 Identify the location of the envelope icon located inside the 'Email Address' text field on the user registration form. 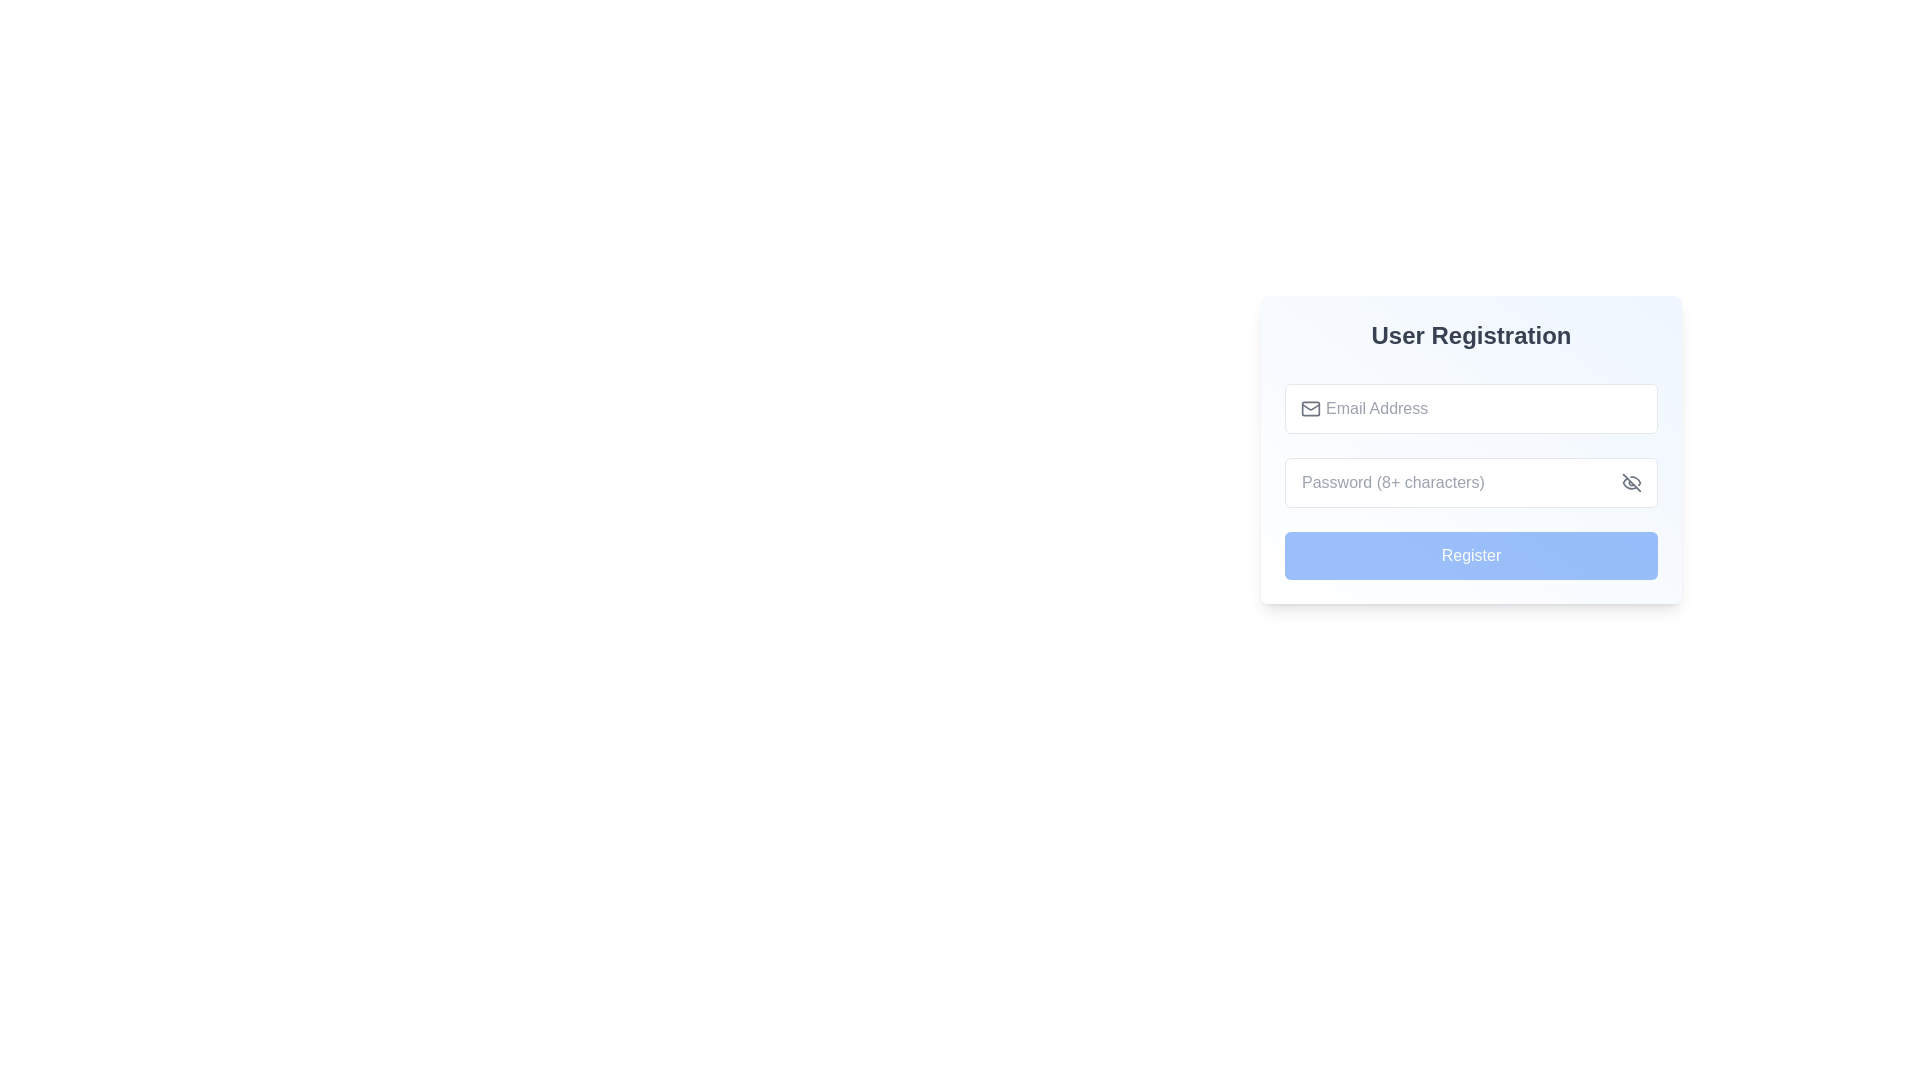
(1310, 407).